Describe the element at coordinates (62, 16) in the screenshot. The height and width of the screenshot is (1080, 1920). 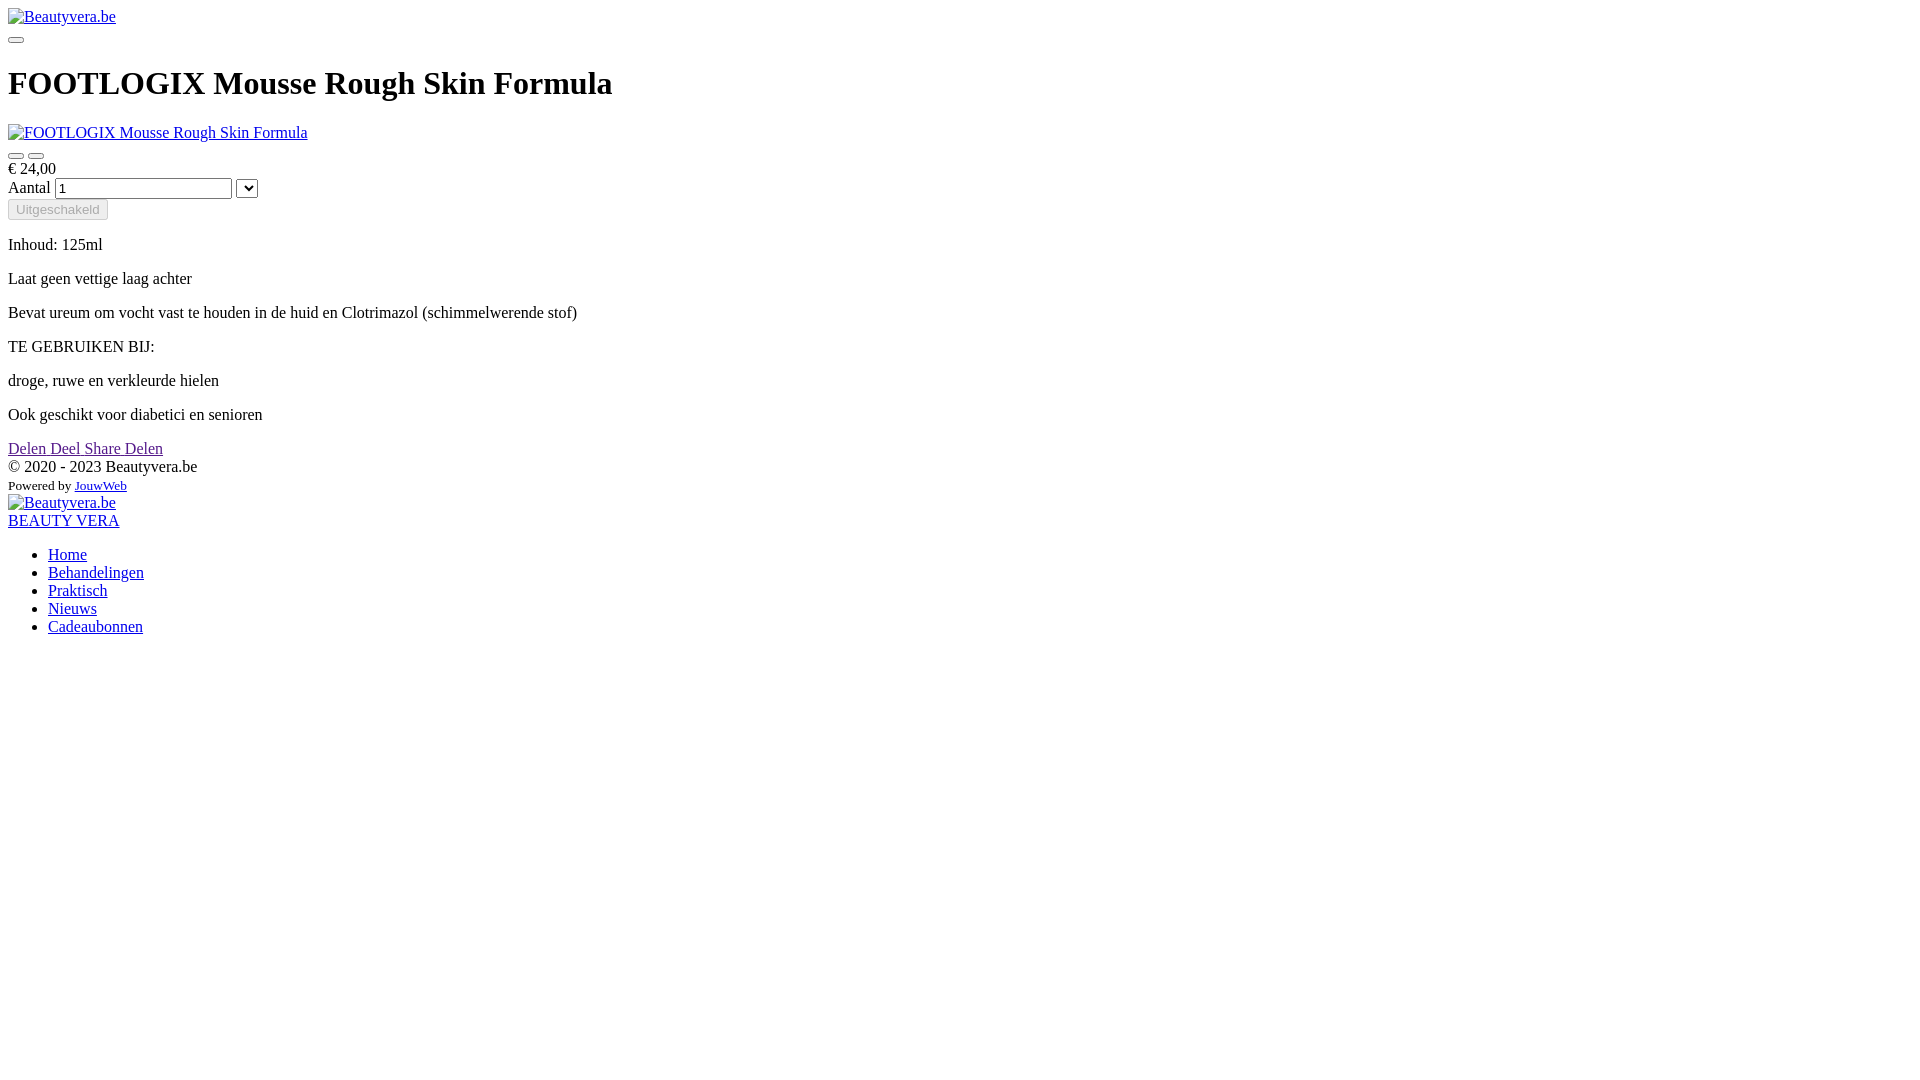
I see `'Beautyvera.be'` at that location.